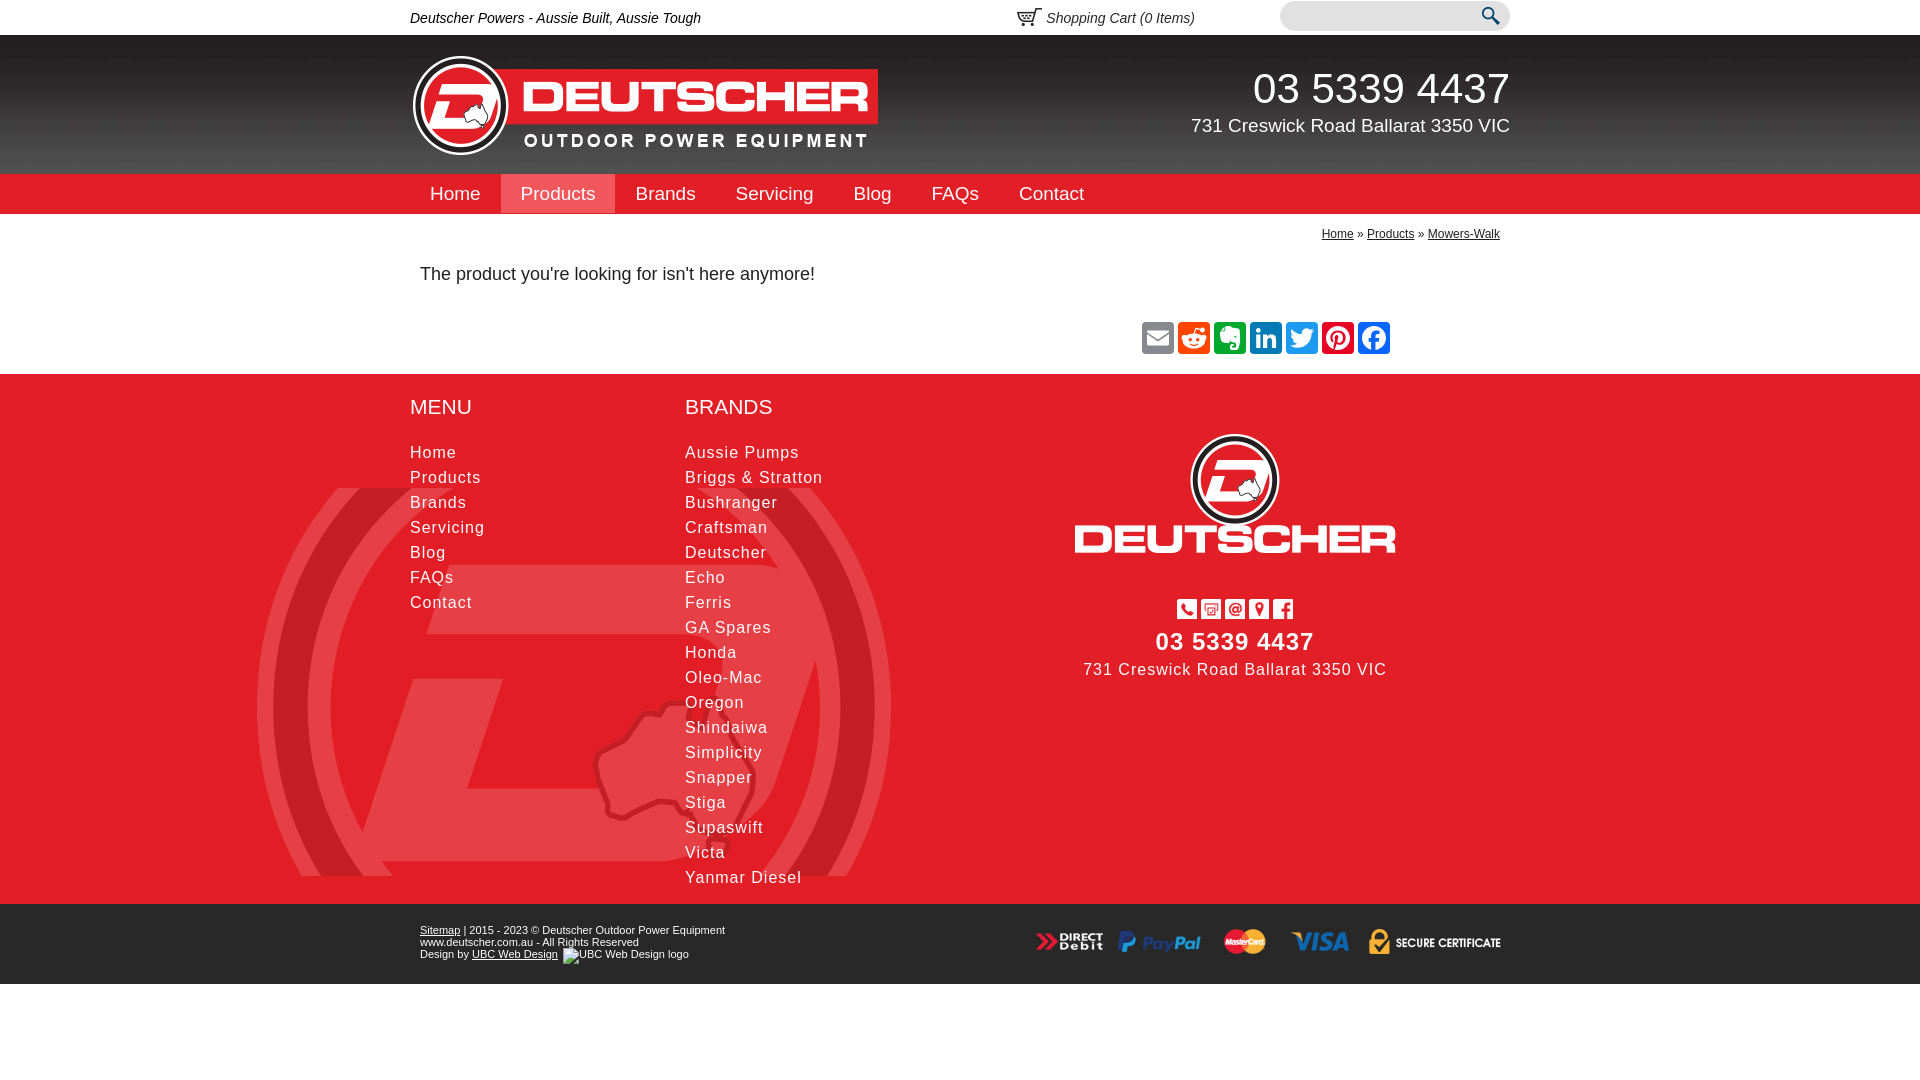  What do you see at coordinates (685, 752) in the screenshot?
I see `'Simplicity'` at bounding box center [685, 752].